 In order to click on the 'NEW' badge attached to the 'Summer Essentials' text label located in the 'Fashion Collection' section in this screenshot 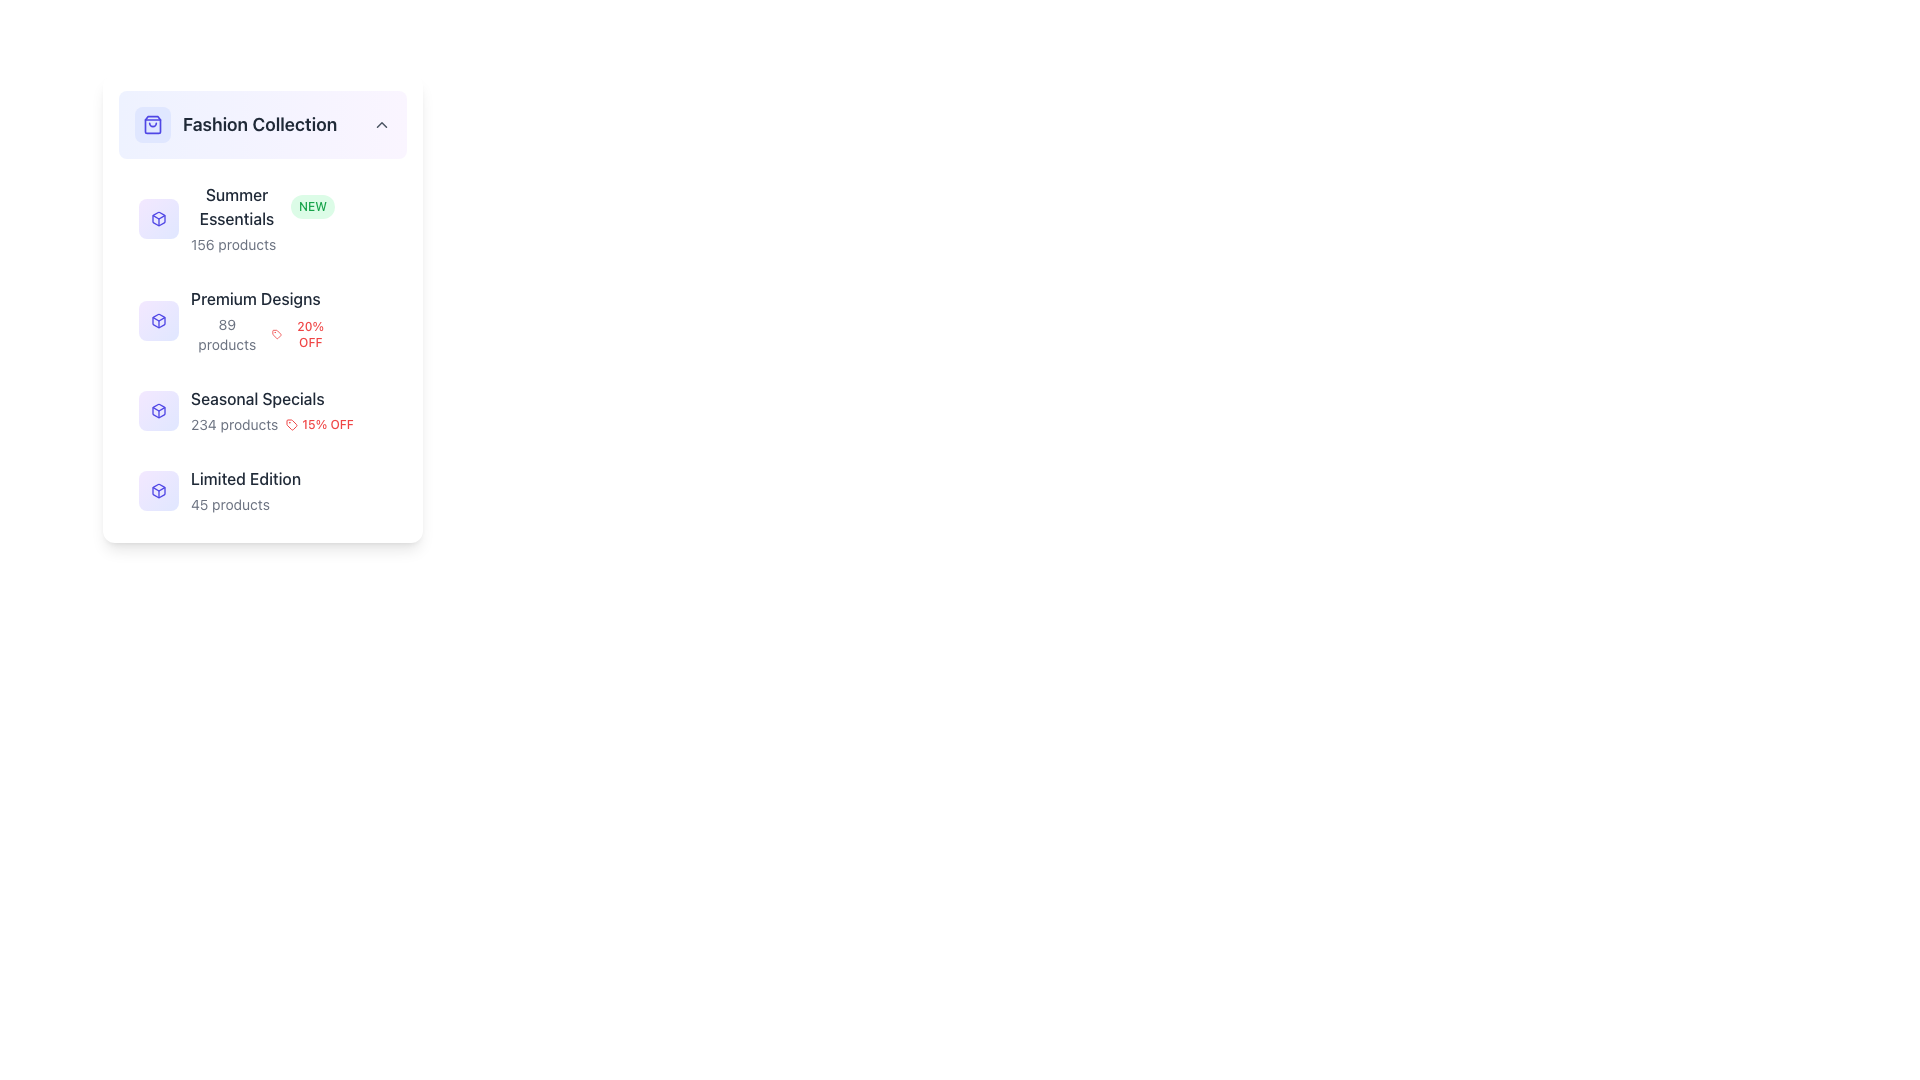, I will do `click(262, 207)`.